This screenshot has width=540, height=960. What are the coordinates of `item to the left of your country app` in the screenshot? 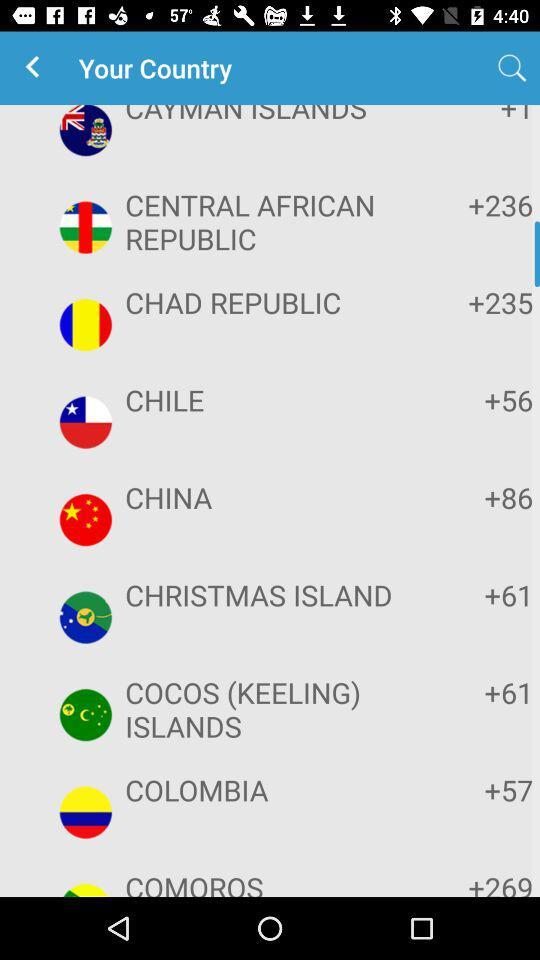 It's located at (36, 68).